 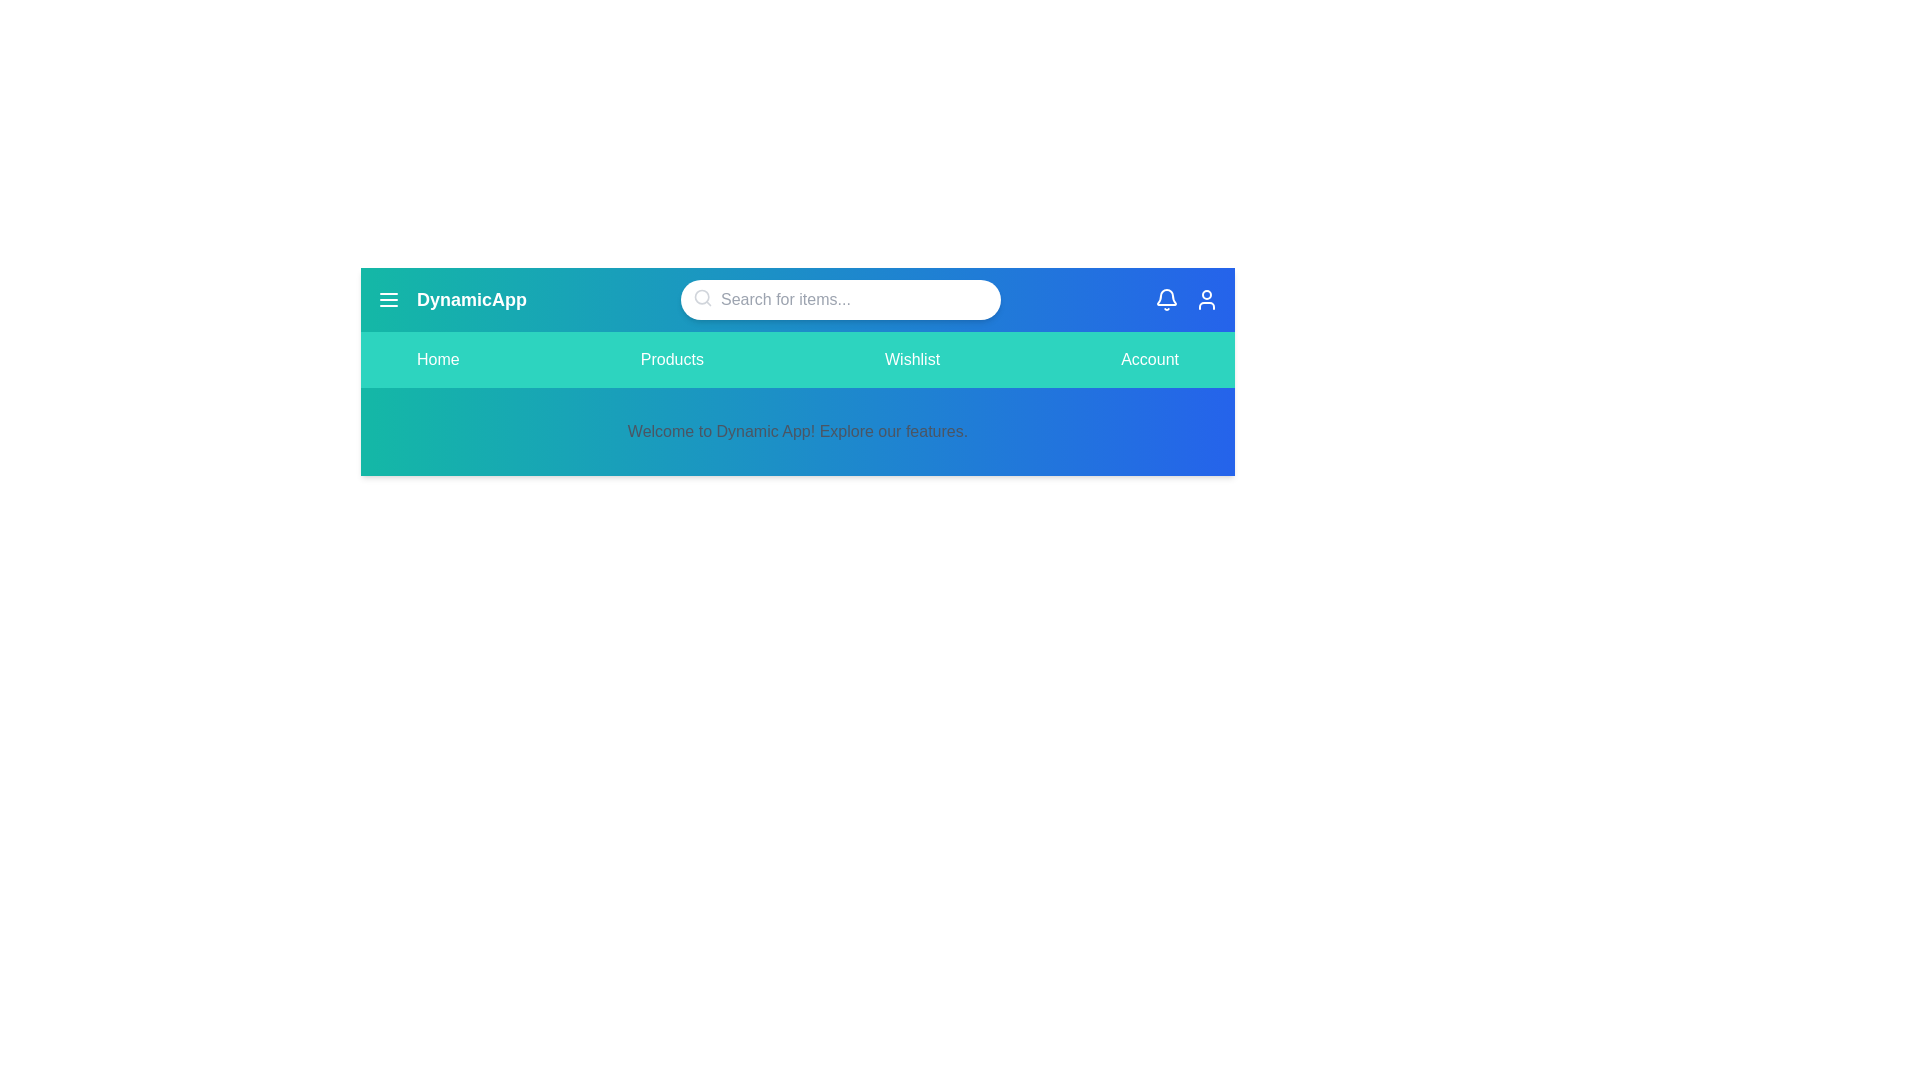 I want to click on the Wishlist tab, so click(x=911, y=358).